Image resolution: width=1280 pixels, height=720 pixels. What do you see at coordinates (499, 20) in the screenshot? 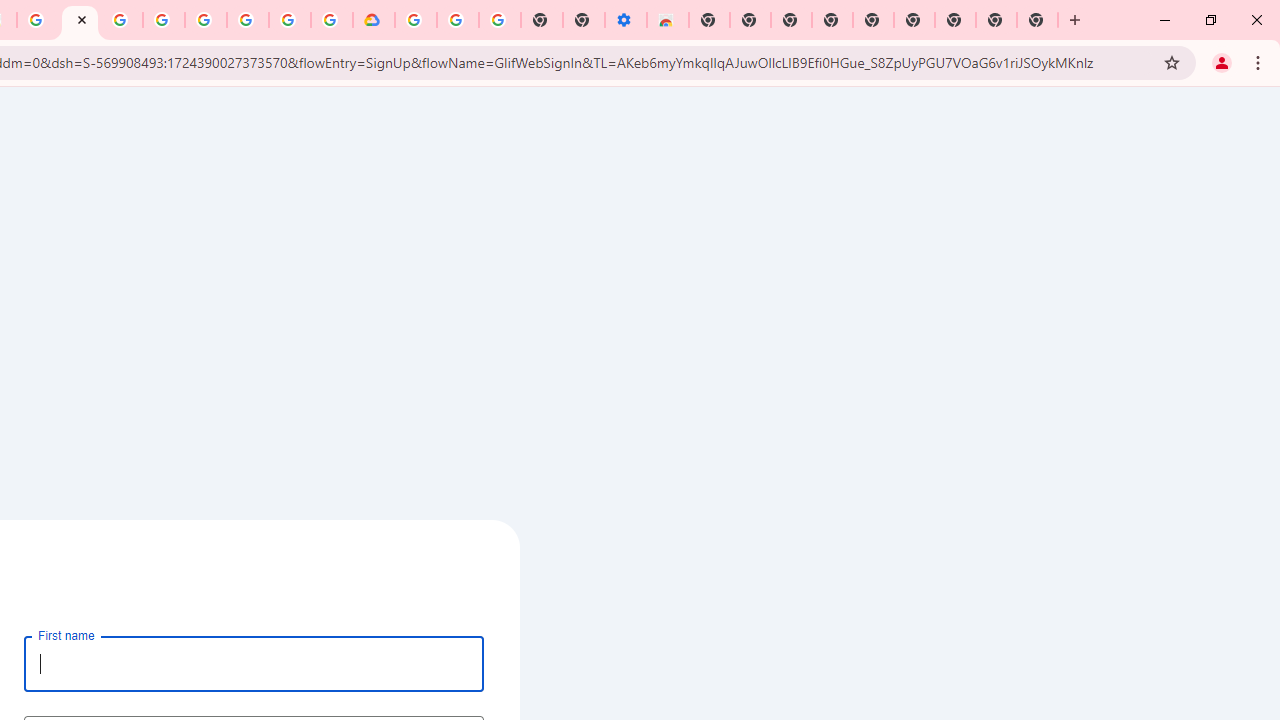
I see `'Turn cookies on or off - Computer - Google Account Help'` at bounding box center [499, 20].